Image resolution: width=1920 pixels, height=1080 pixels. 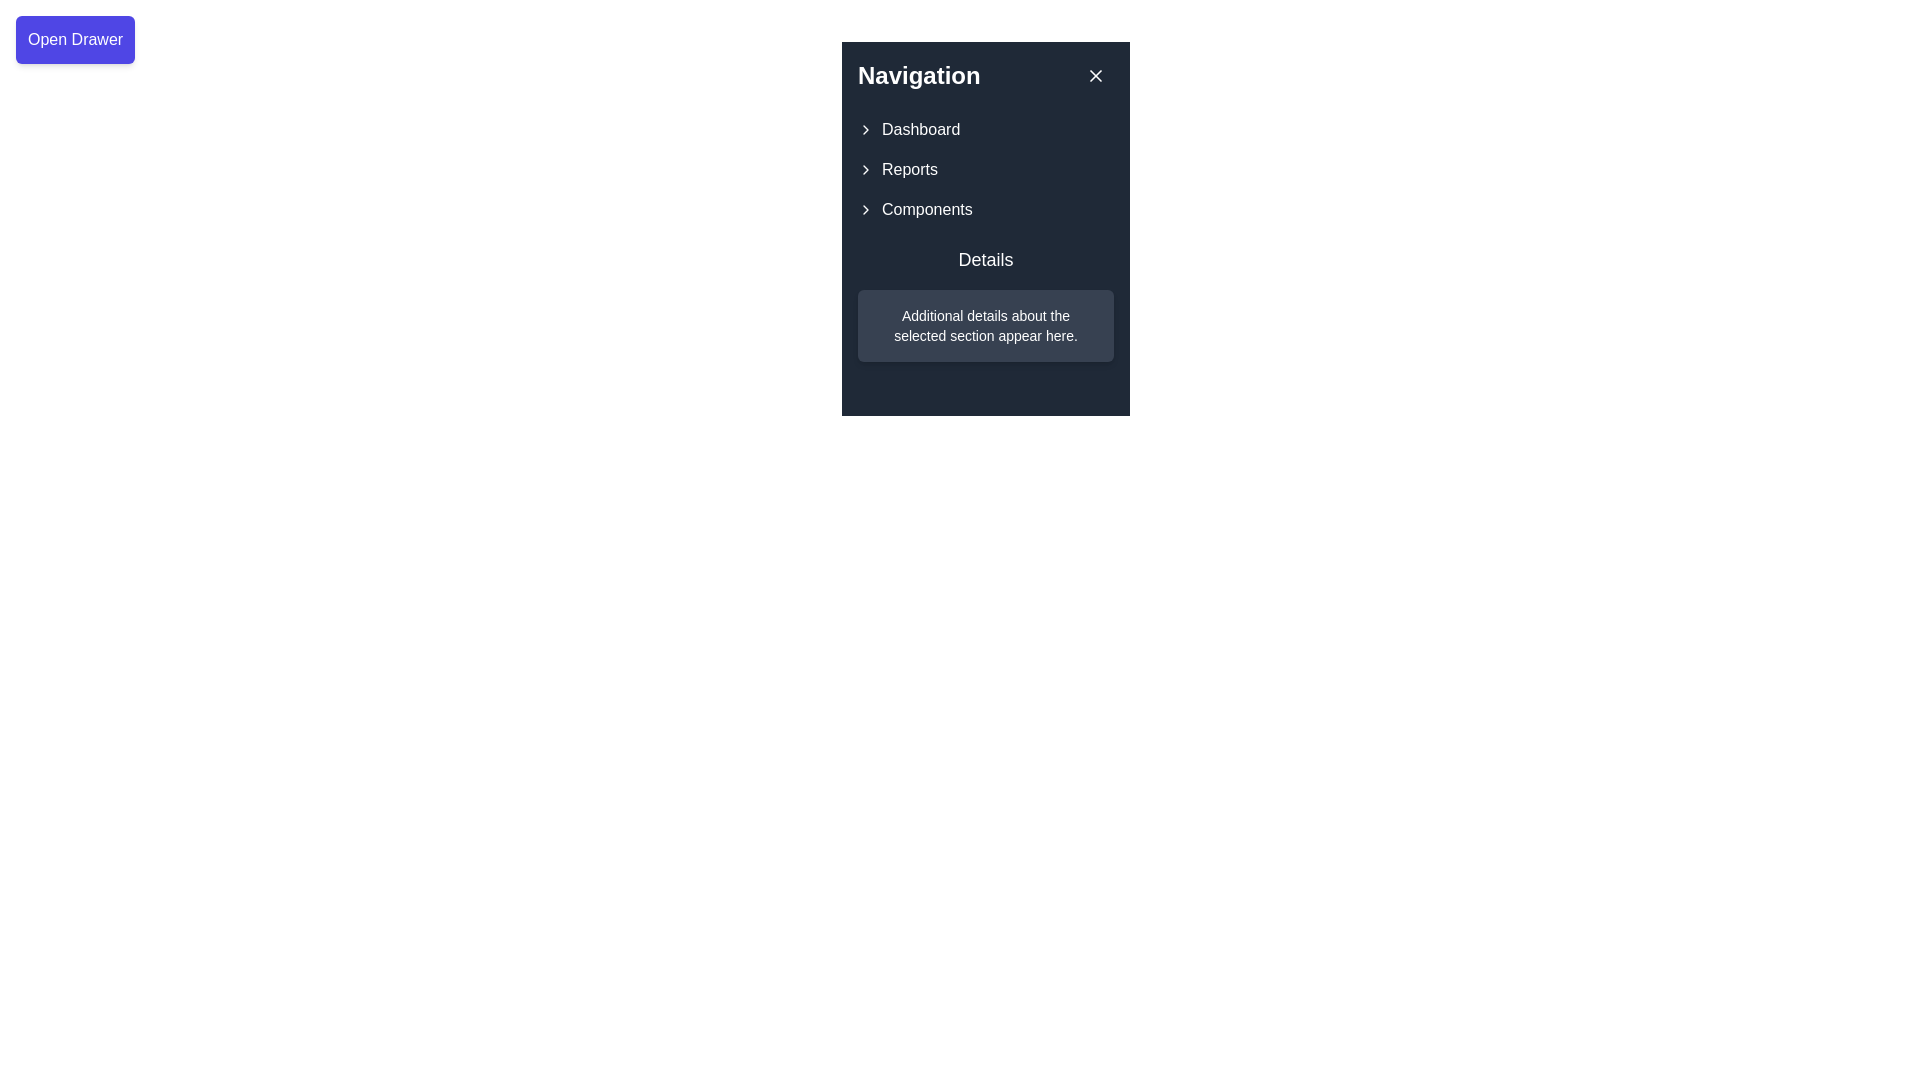 I want to click on the chevron or arrow icon, so click(x=865, y=168).